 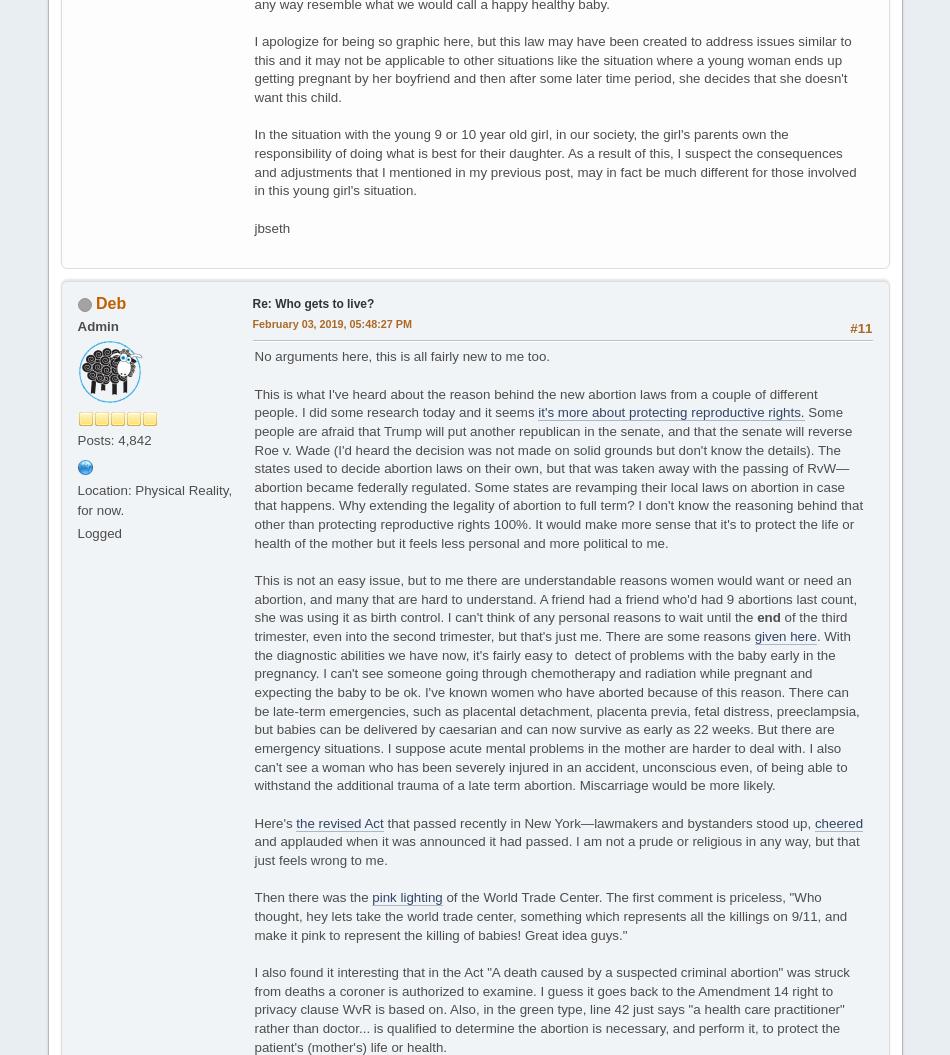 I want to click on 'Location: Physical Reality, for now.', so click(x=154, y=499).